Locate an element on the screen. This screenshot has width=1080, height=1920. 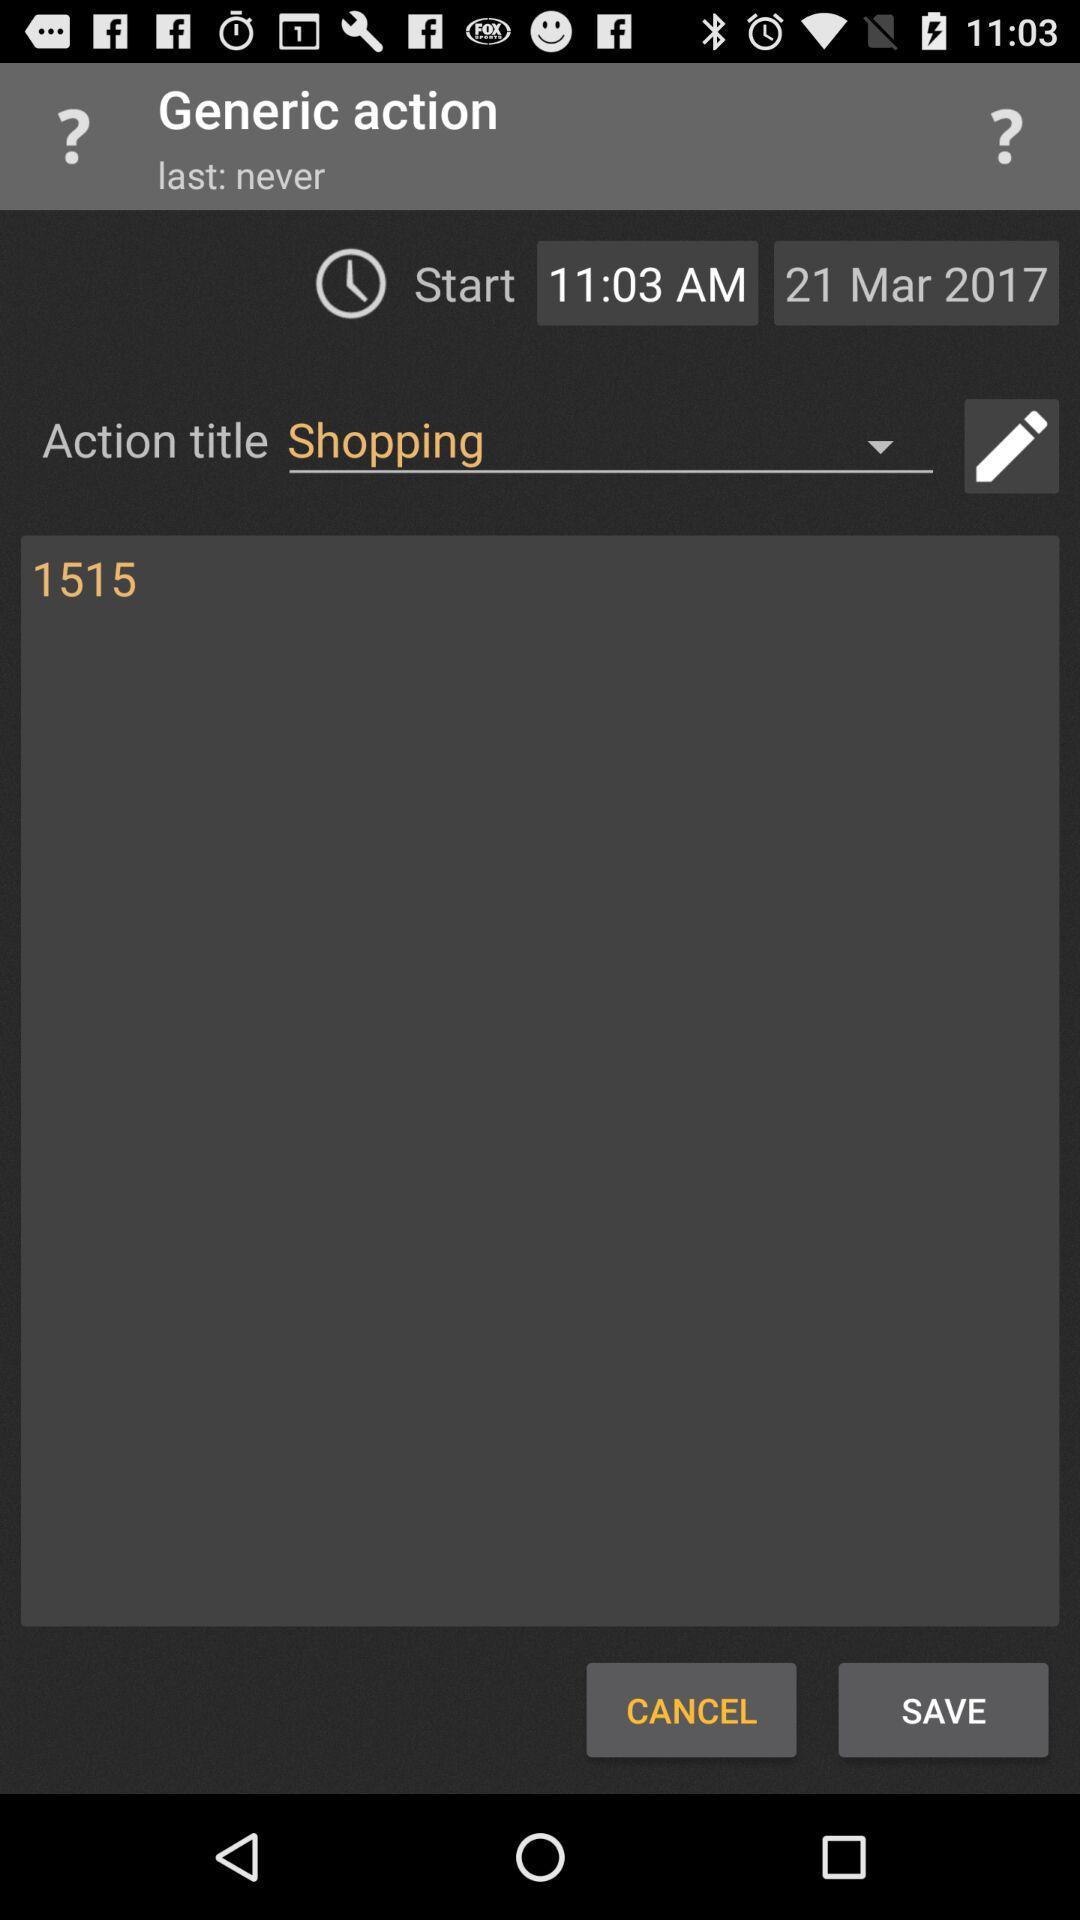
edit field is located at coordinates (1011, 445).